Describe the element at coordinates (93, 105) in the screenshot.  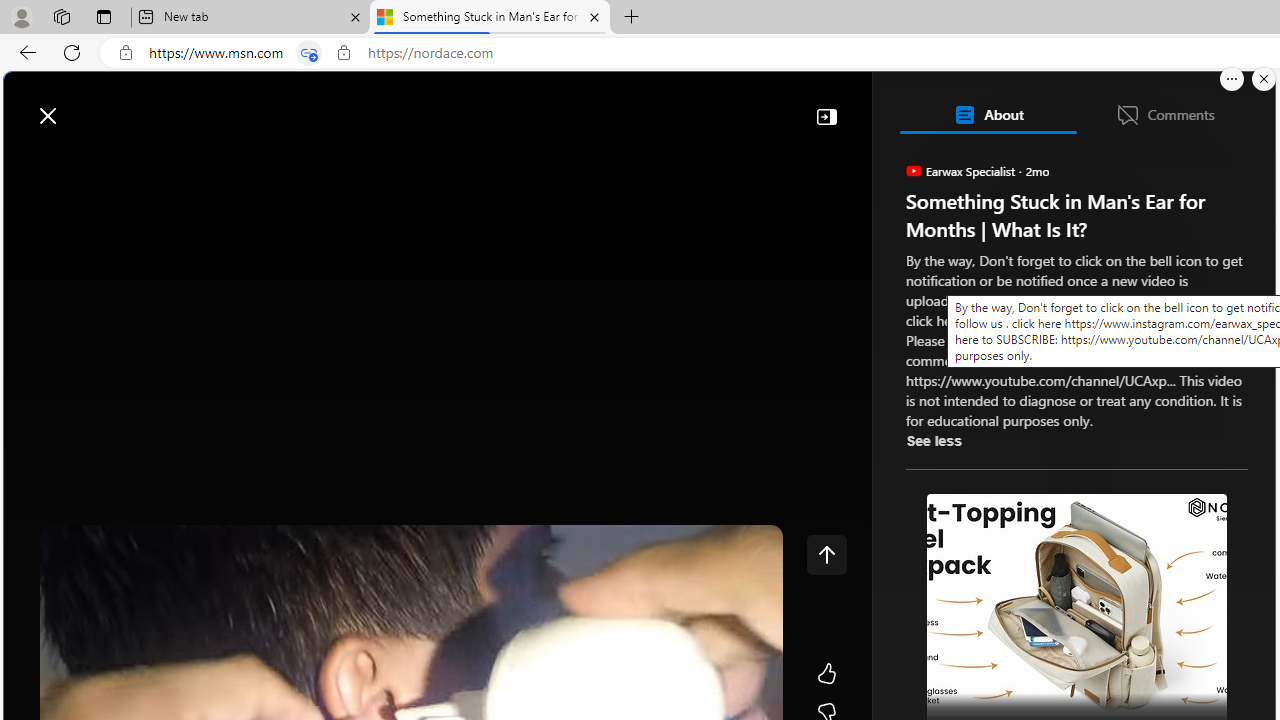
I see `'Microsoft Start'` at that location.